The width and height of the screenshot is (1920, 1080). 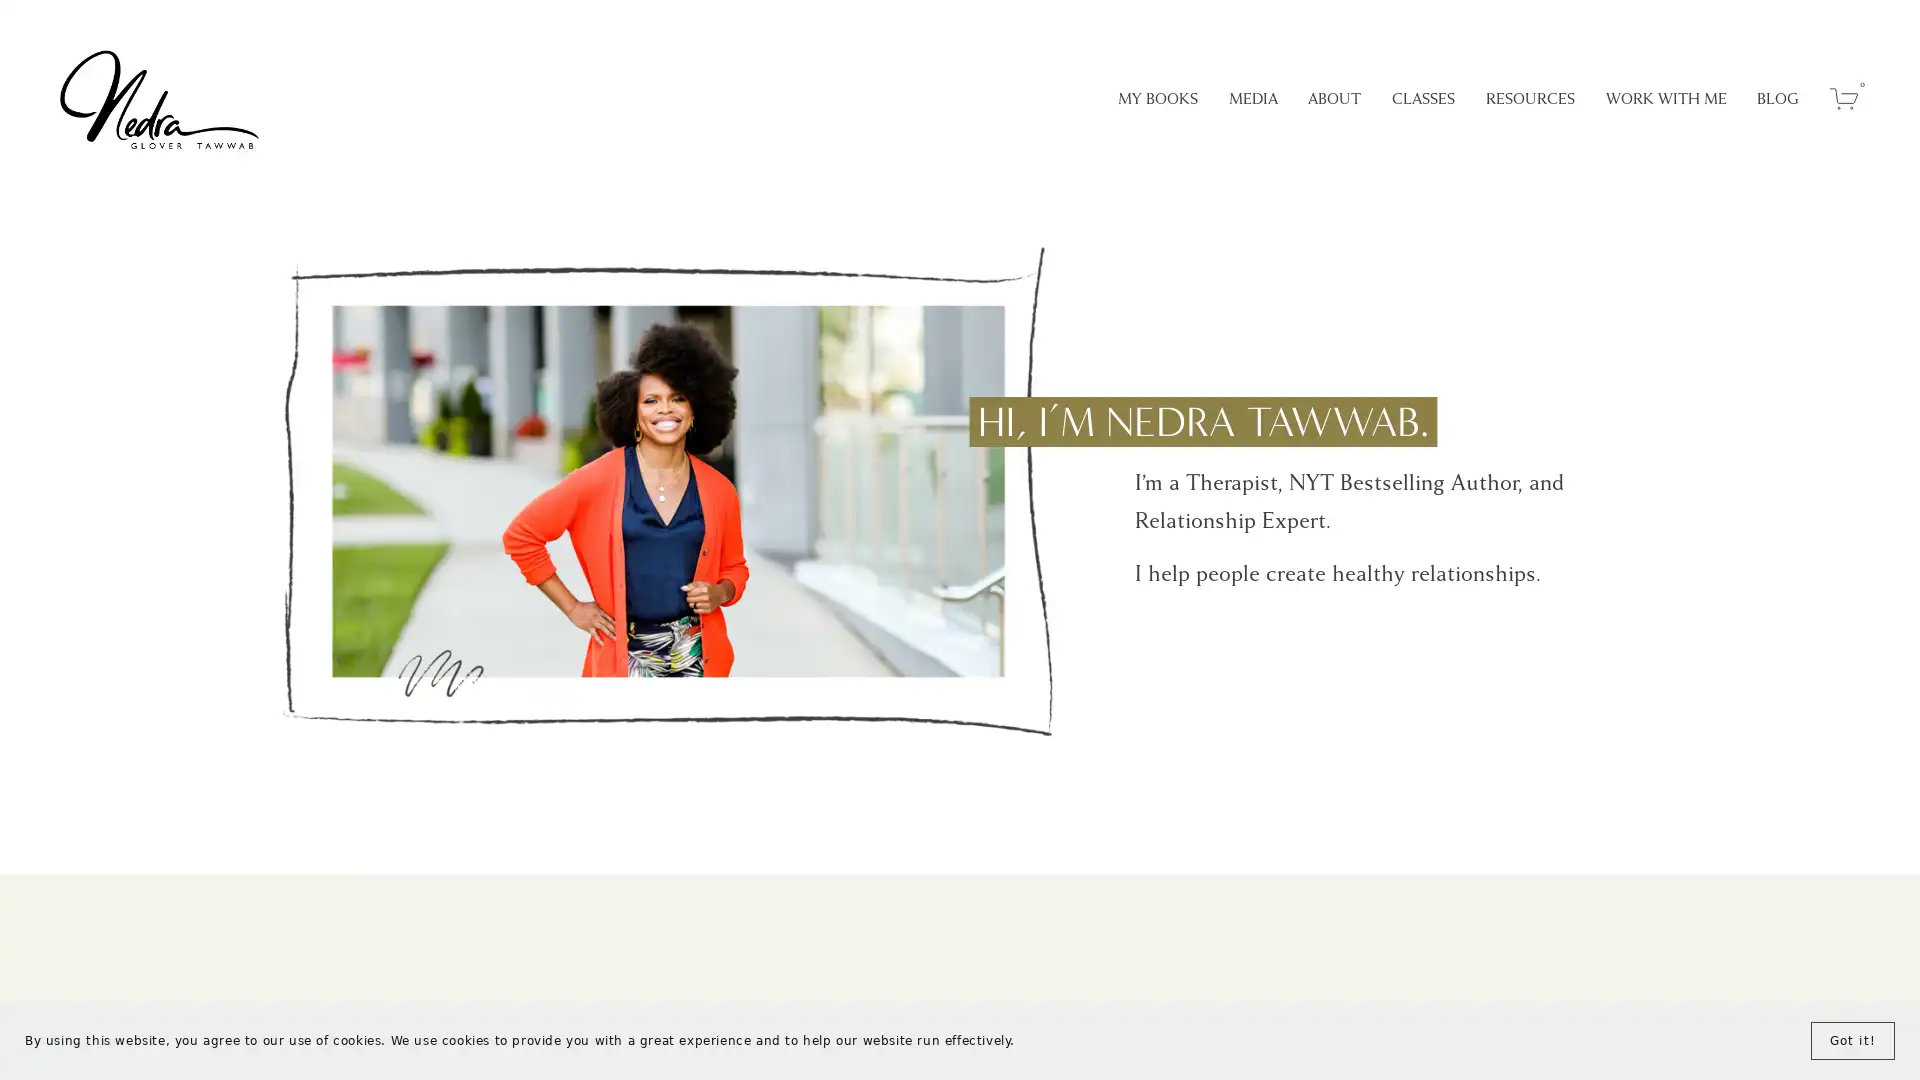 What do you see at coordinates (1851, 1040) in the screenshot?
I see `Got it!` at bounding box center [1851, 1040].